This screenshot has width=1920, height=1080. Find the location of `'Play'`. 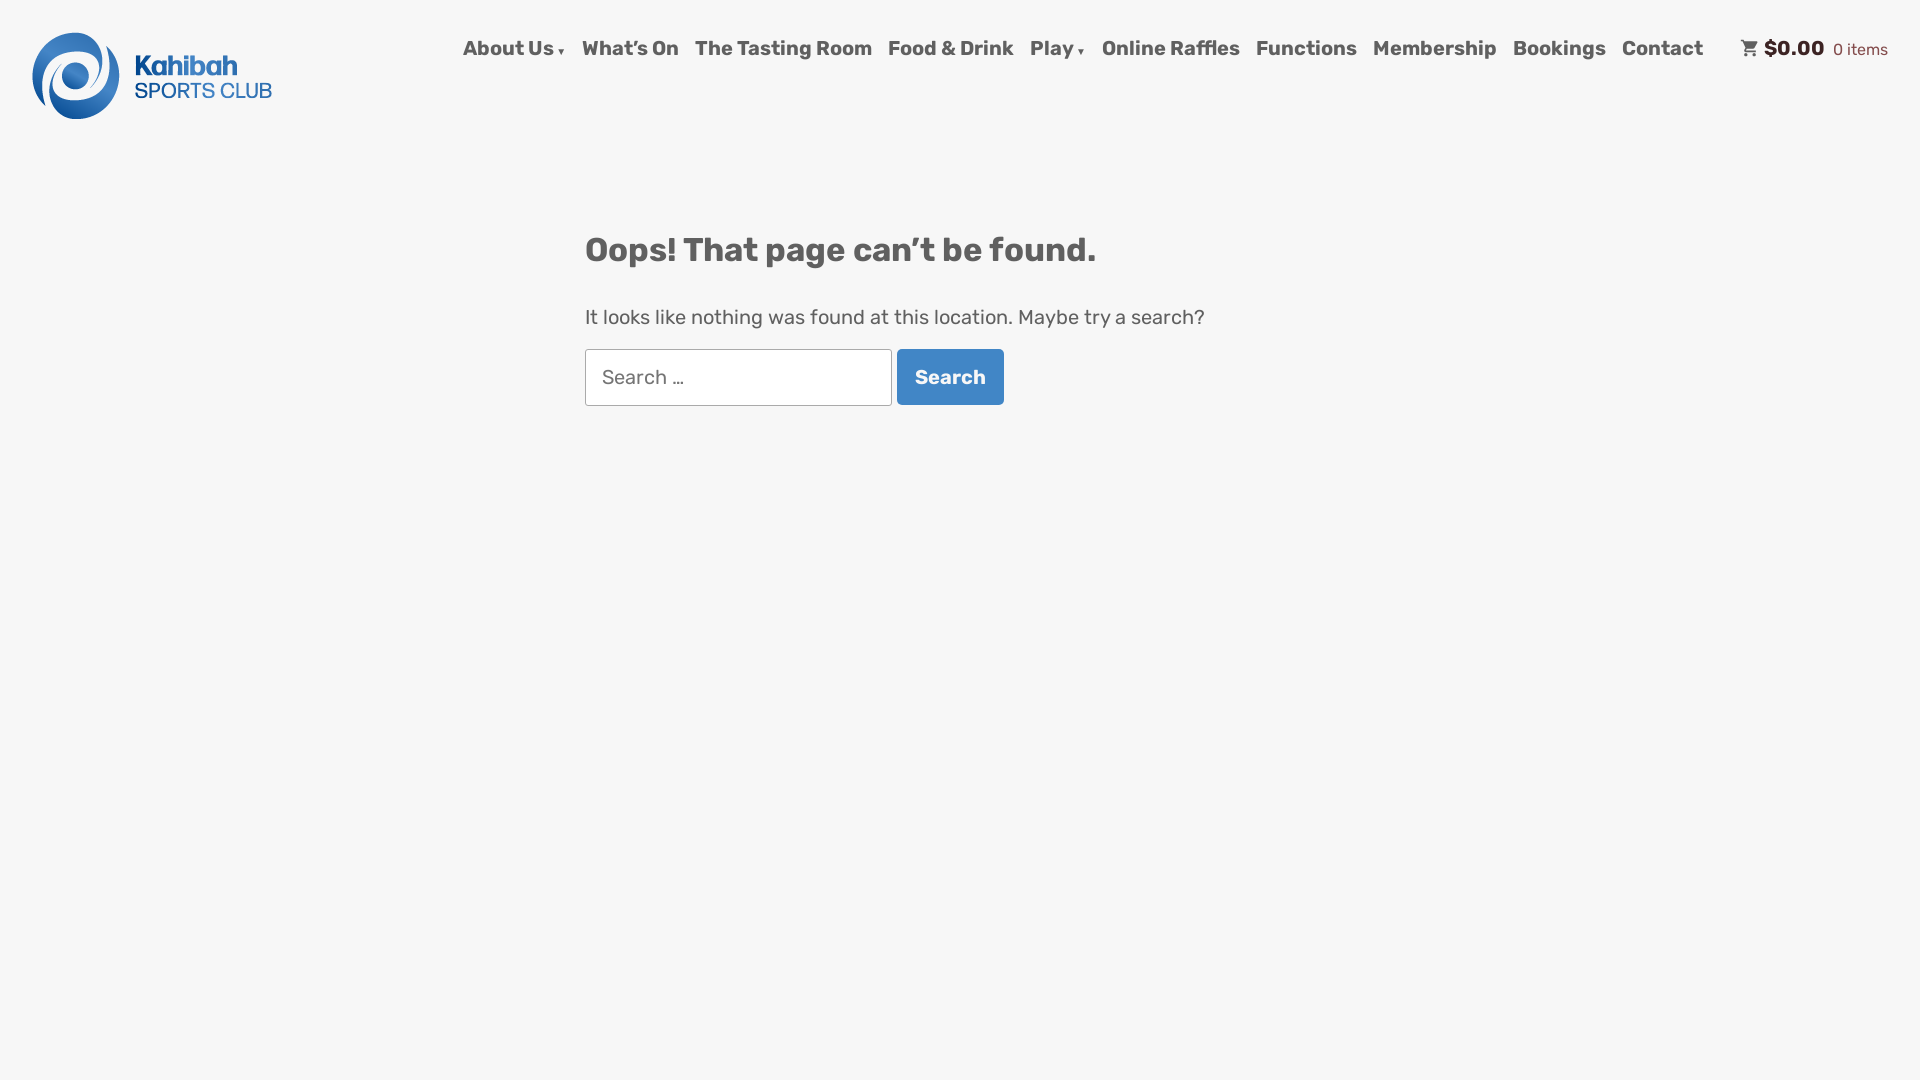

'Play' is located at coordinates (1056, 48).